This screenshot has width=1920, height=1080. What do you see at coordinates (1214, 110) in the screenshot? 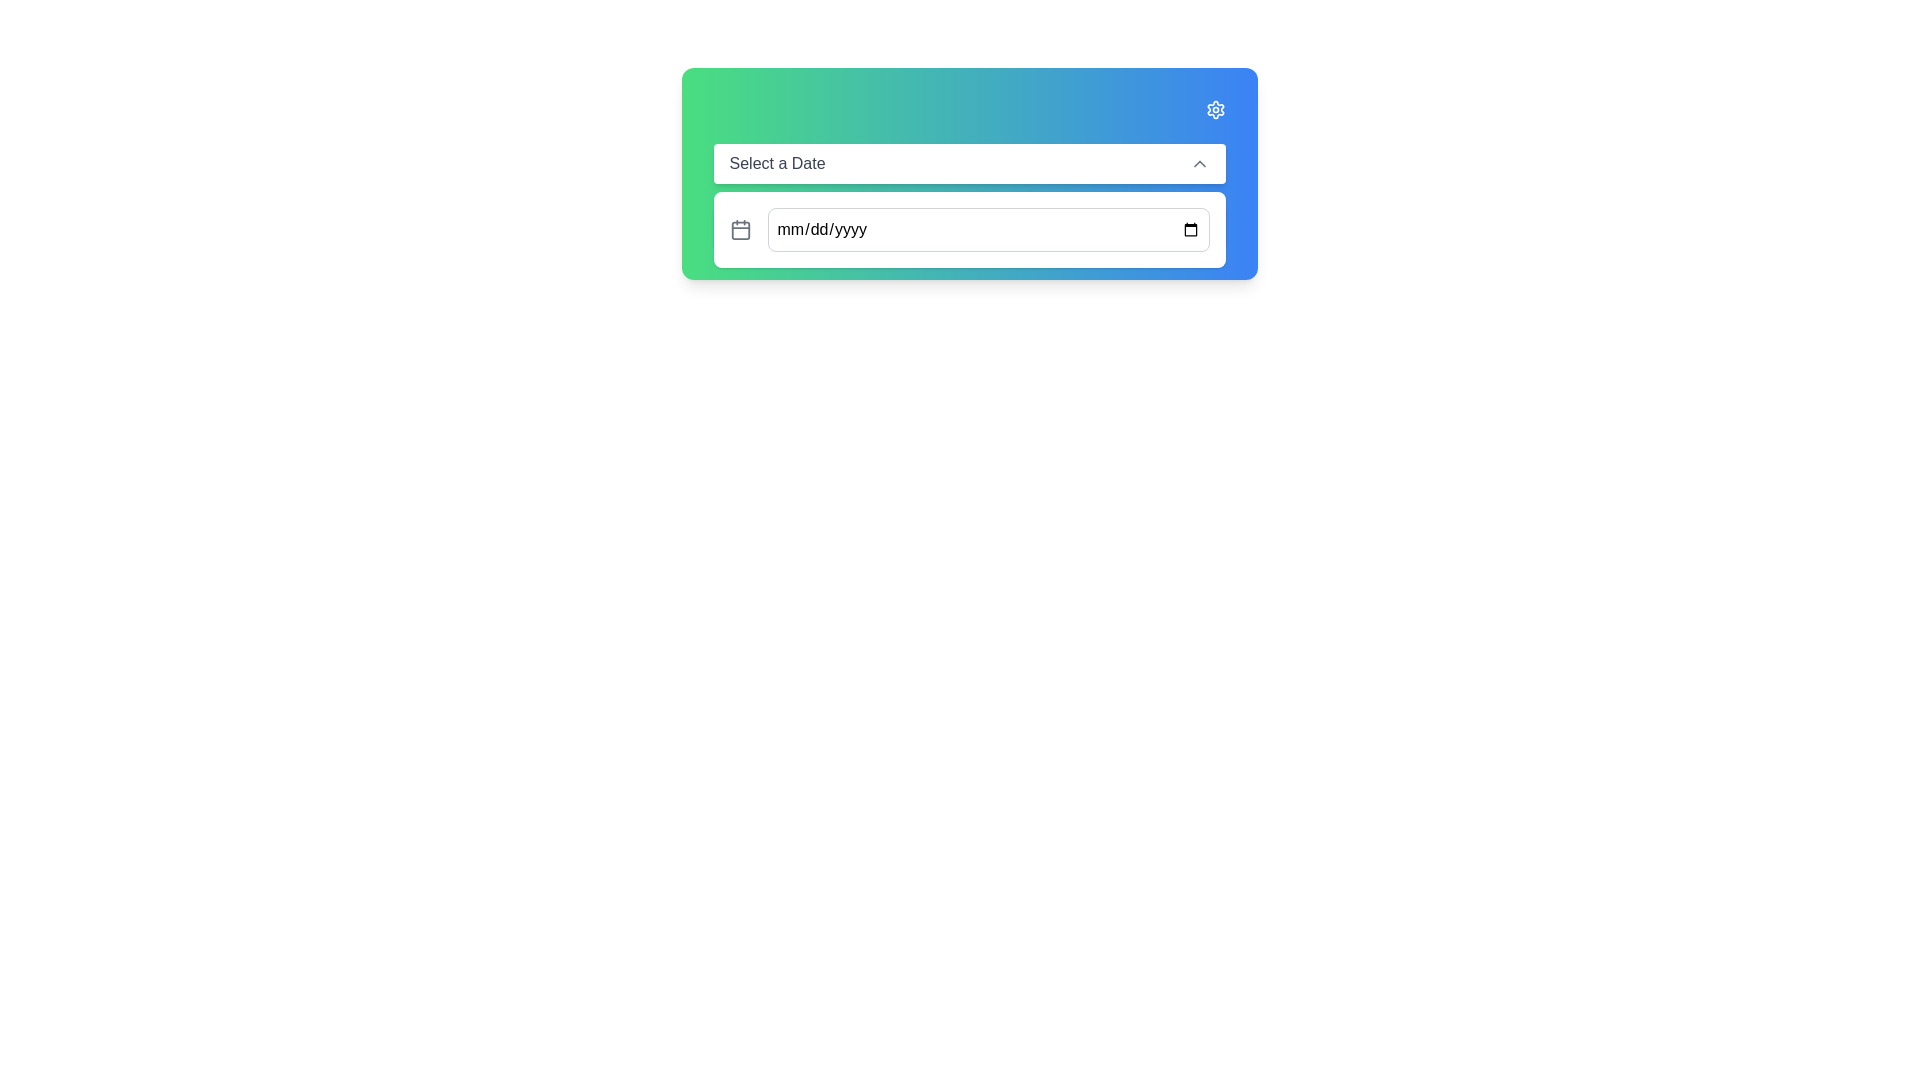
I see `the gear-shaped icon located in the top-right corner of the rectangular interface component` at bounding box center [1214, 110].